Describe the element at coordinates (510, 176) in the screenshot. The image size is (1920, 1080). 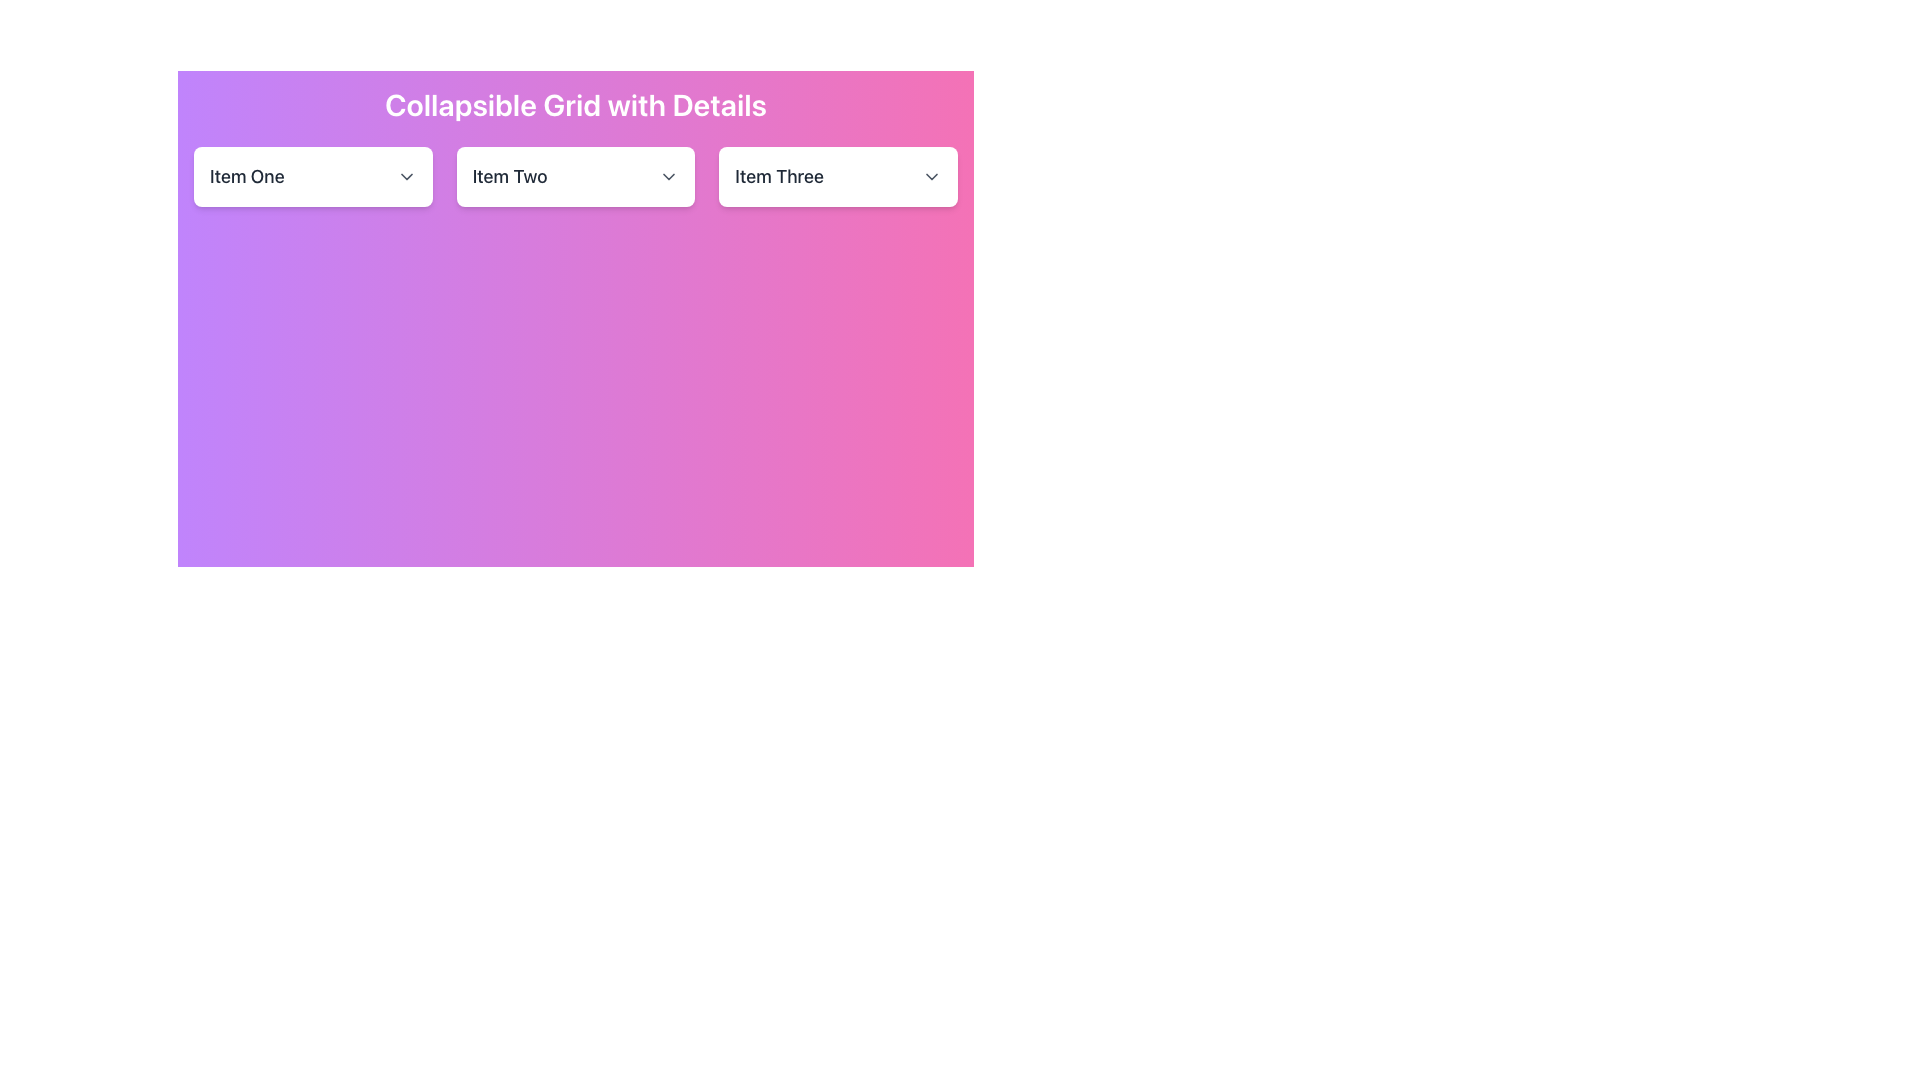
I see `the text string 'Item Two', which is centrally aligned in the second column of a three-column layout, for interaction` at that location.